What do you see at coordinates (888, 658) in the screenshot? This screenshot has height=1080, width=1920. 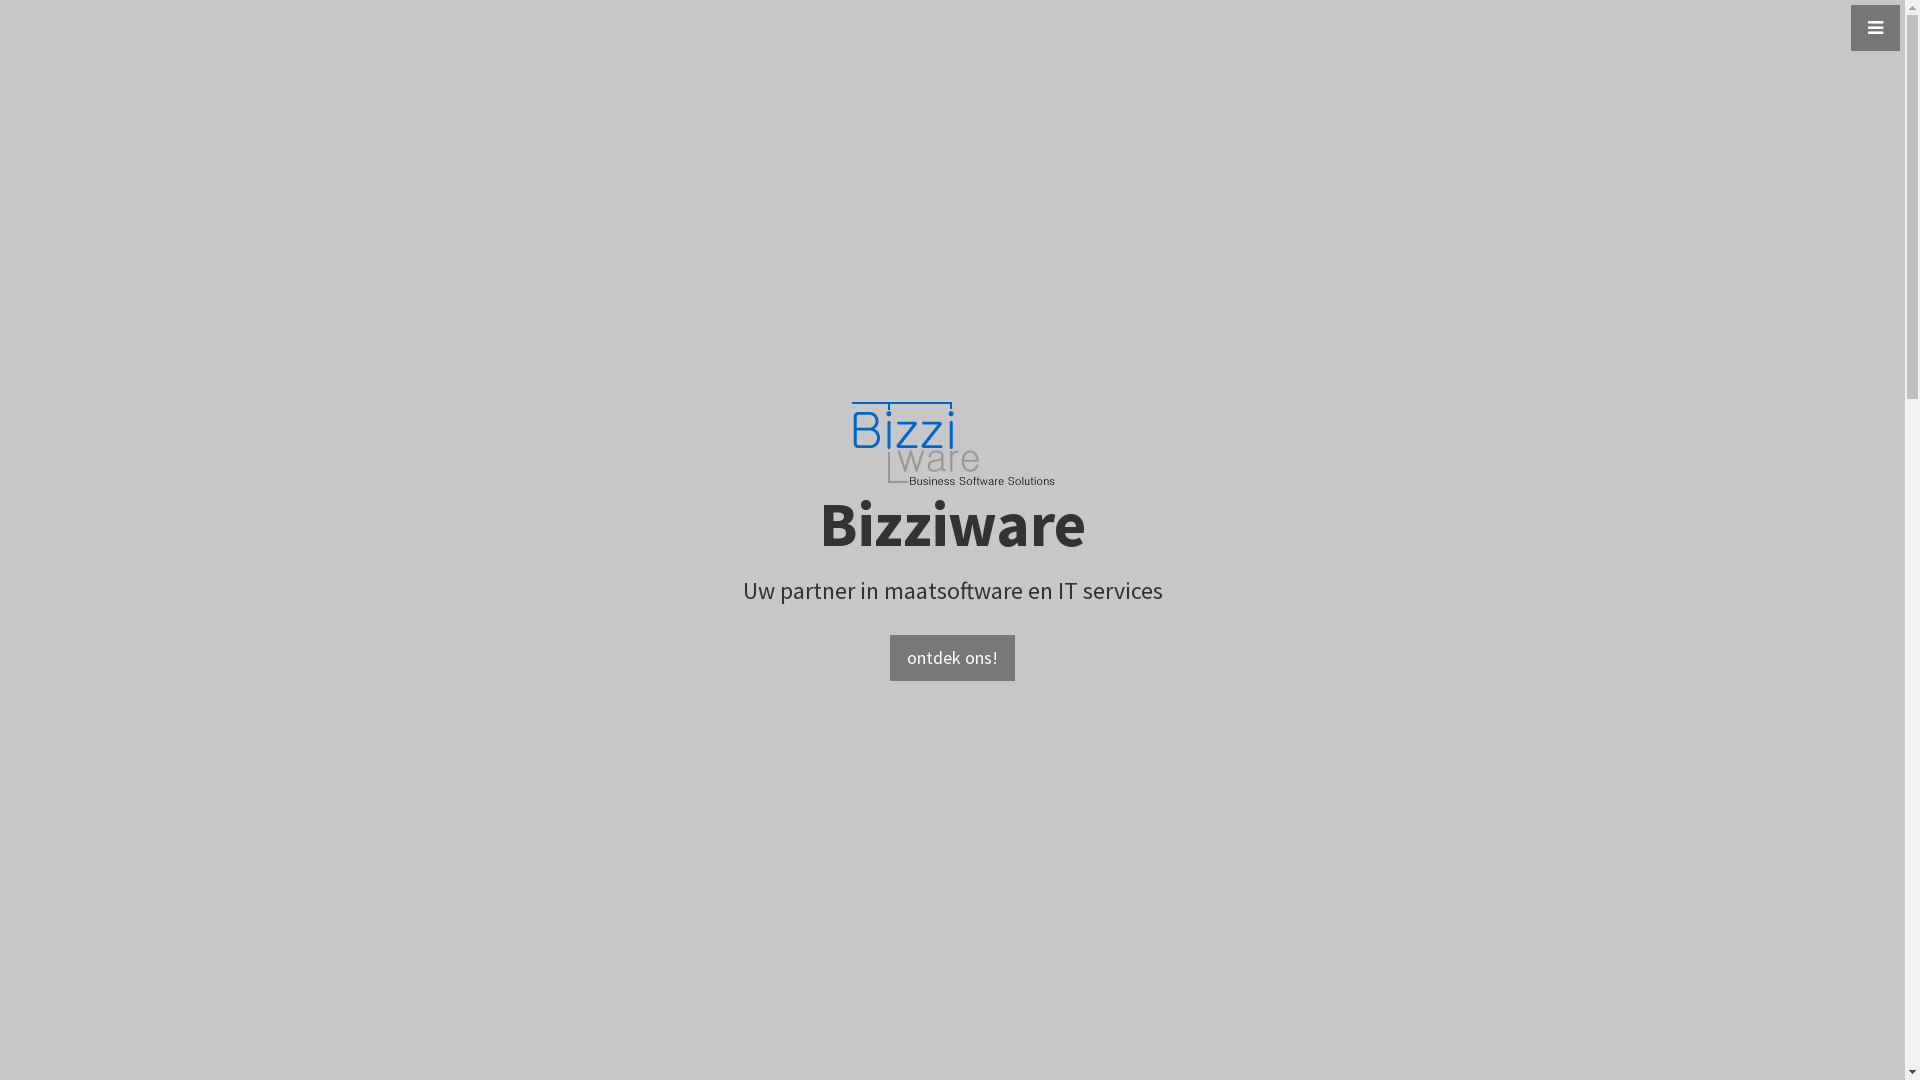 I see `'ontdek ons!'` at bounding box center [888, 658].